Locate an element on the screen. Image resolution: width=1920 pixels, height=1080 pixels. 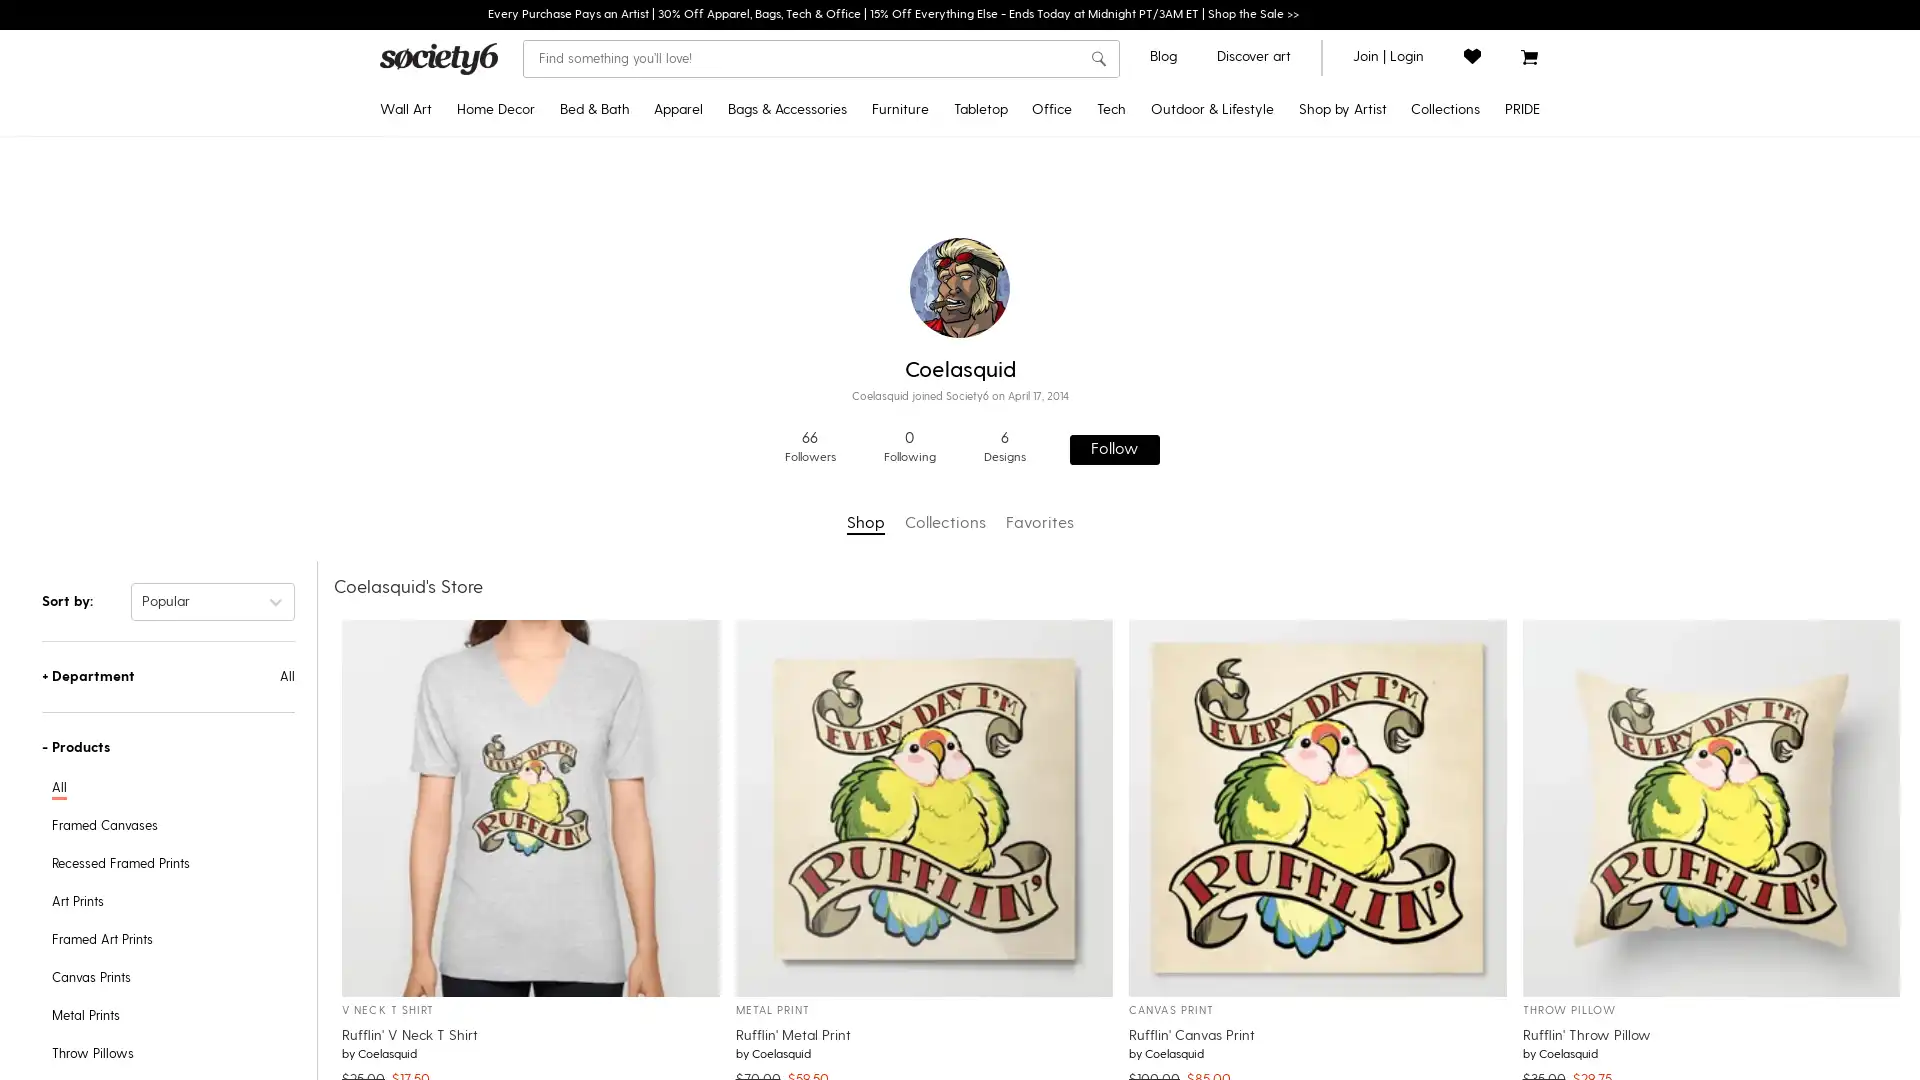
iPhone Wallet Cases is located at coordinates (1182, 224).